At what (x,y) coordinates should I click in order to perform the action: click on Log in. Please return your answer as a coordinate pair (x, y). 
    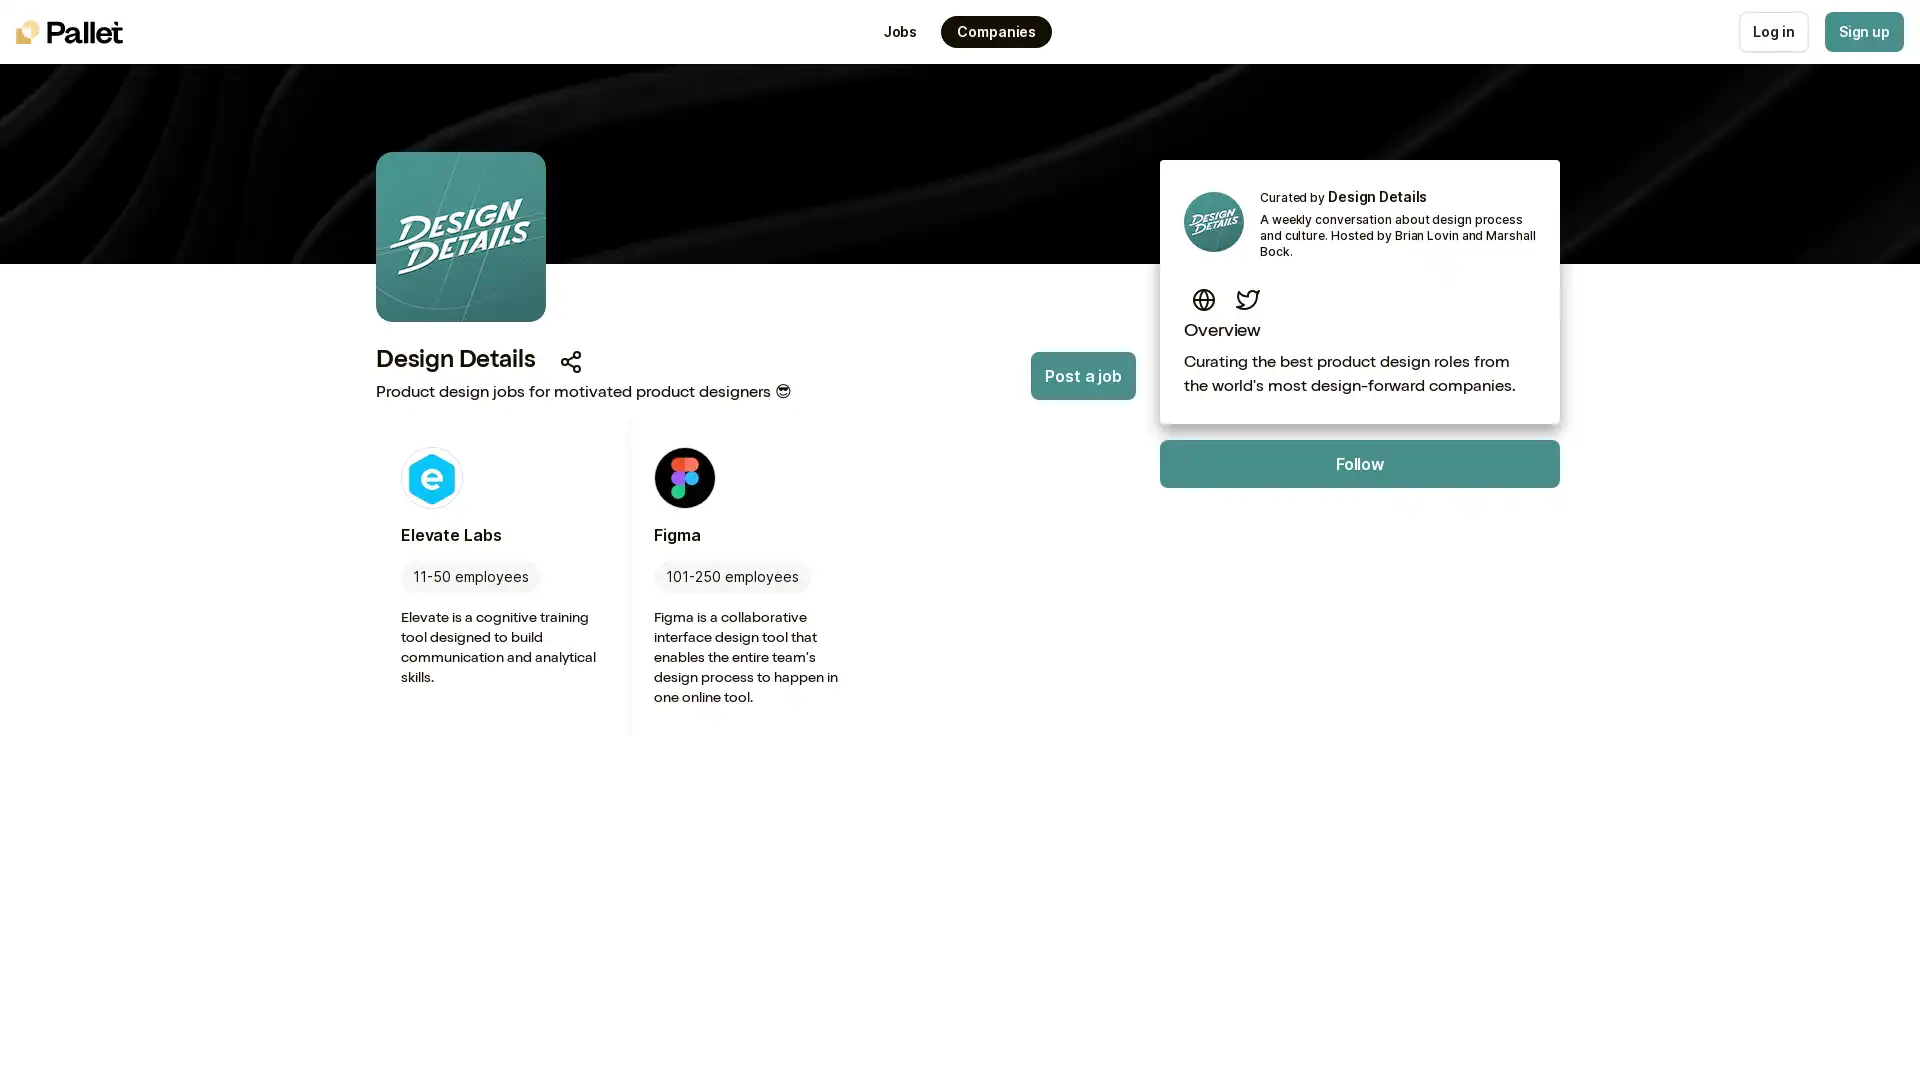
    Looking at the image, I should click on (1773, 31).